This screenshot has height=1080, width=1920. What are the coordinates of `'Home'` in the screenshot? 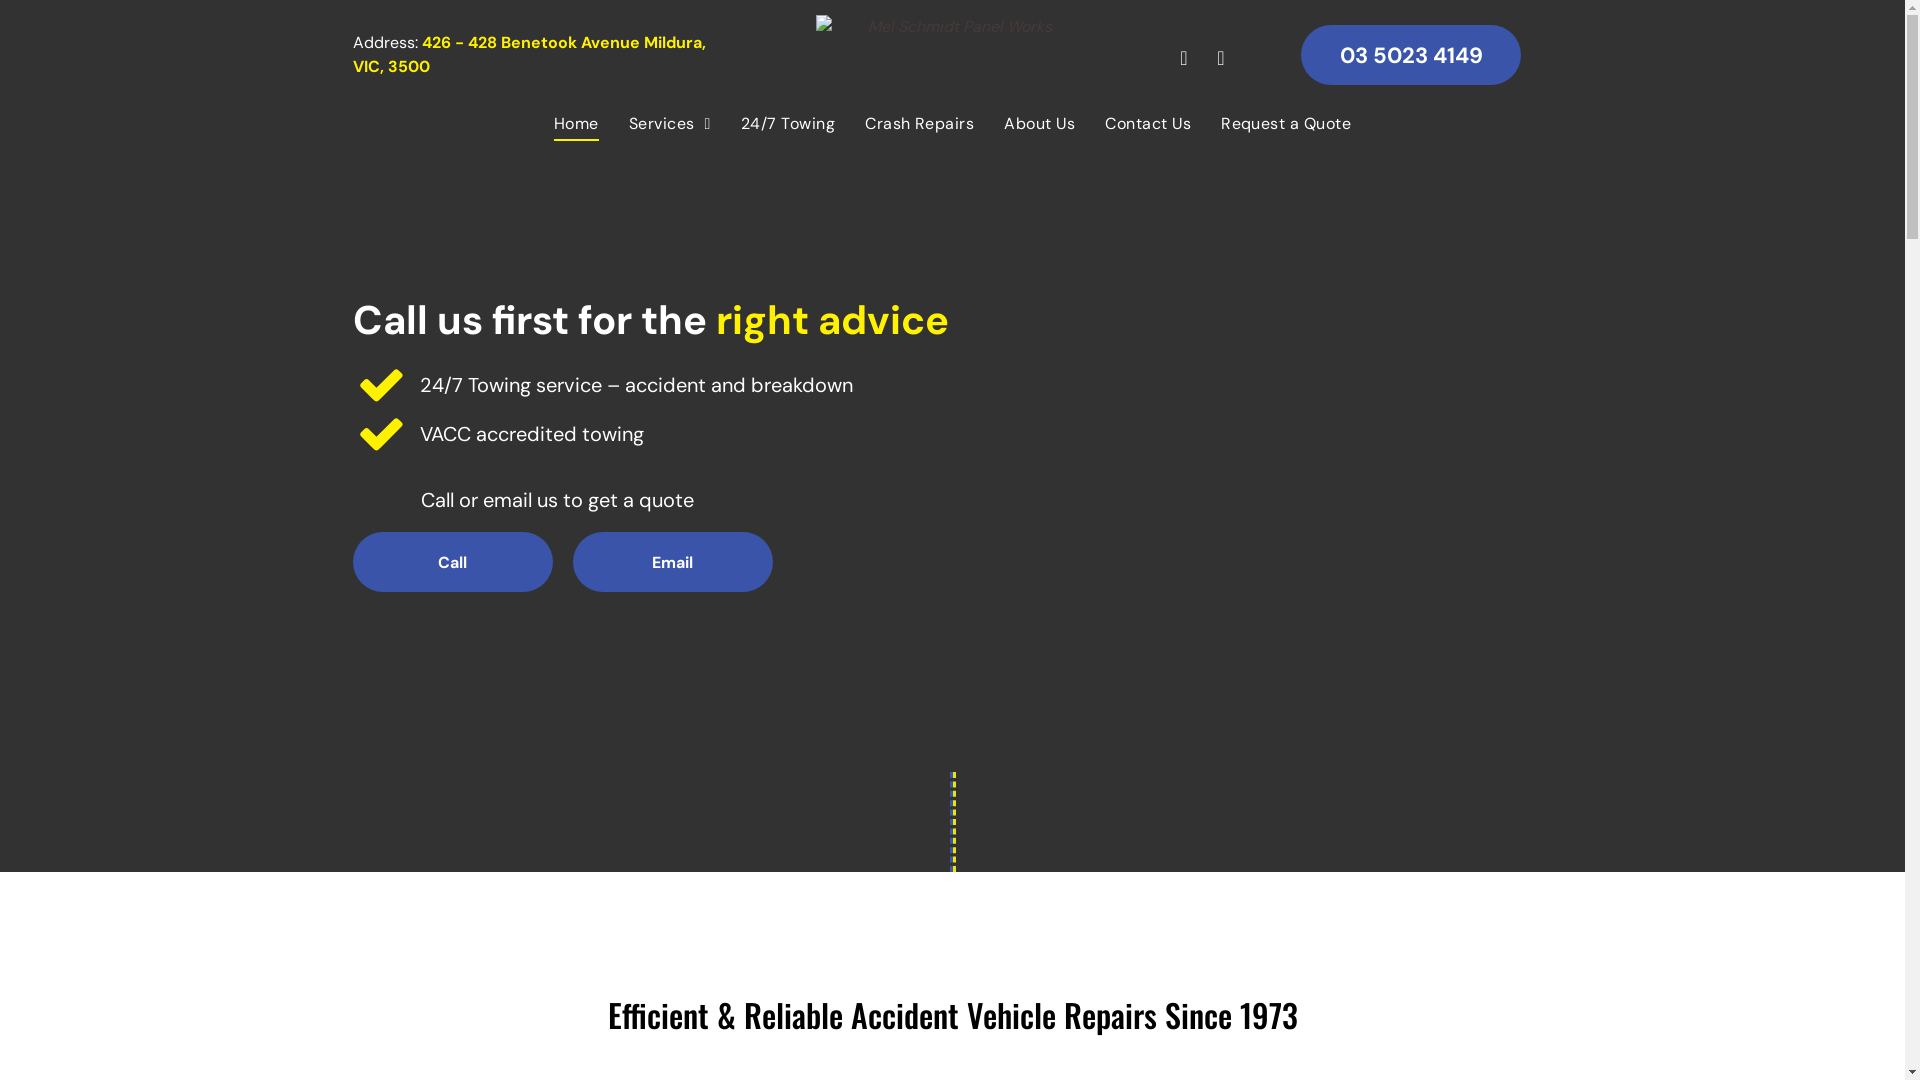 It's located at (538, 123).